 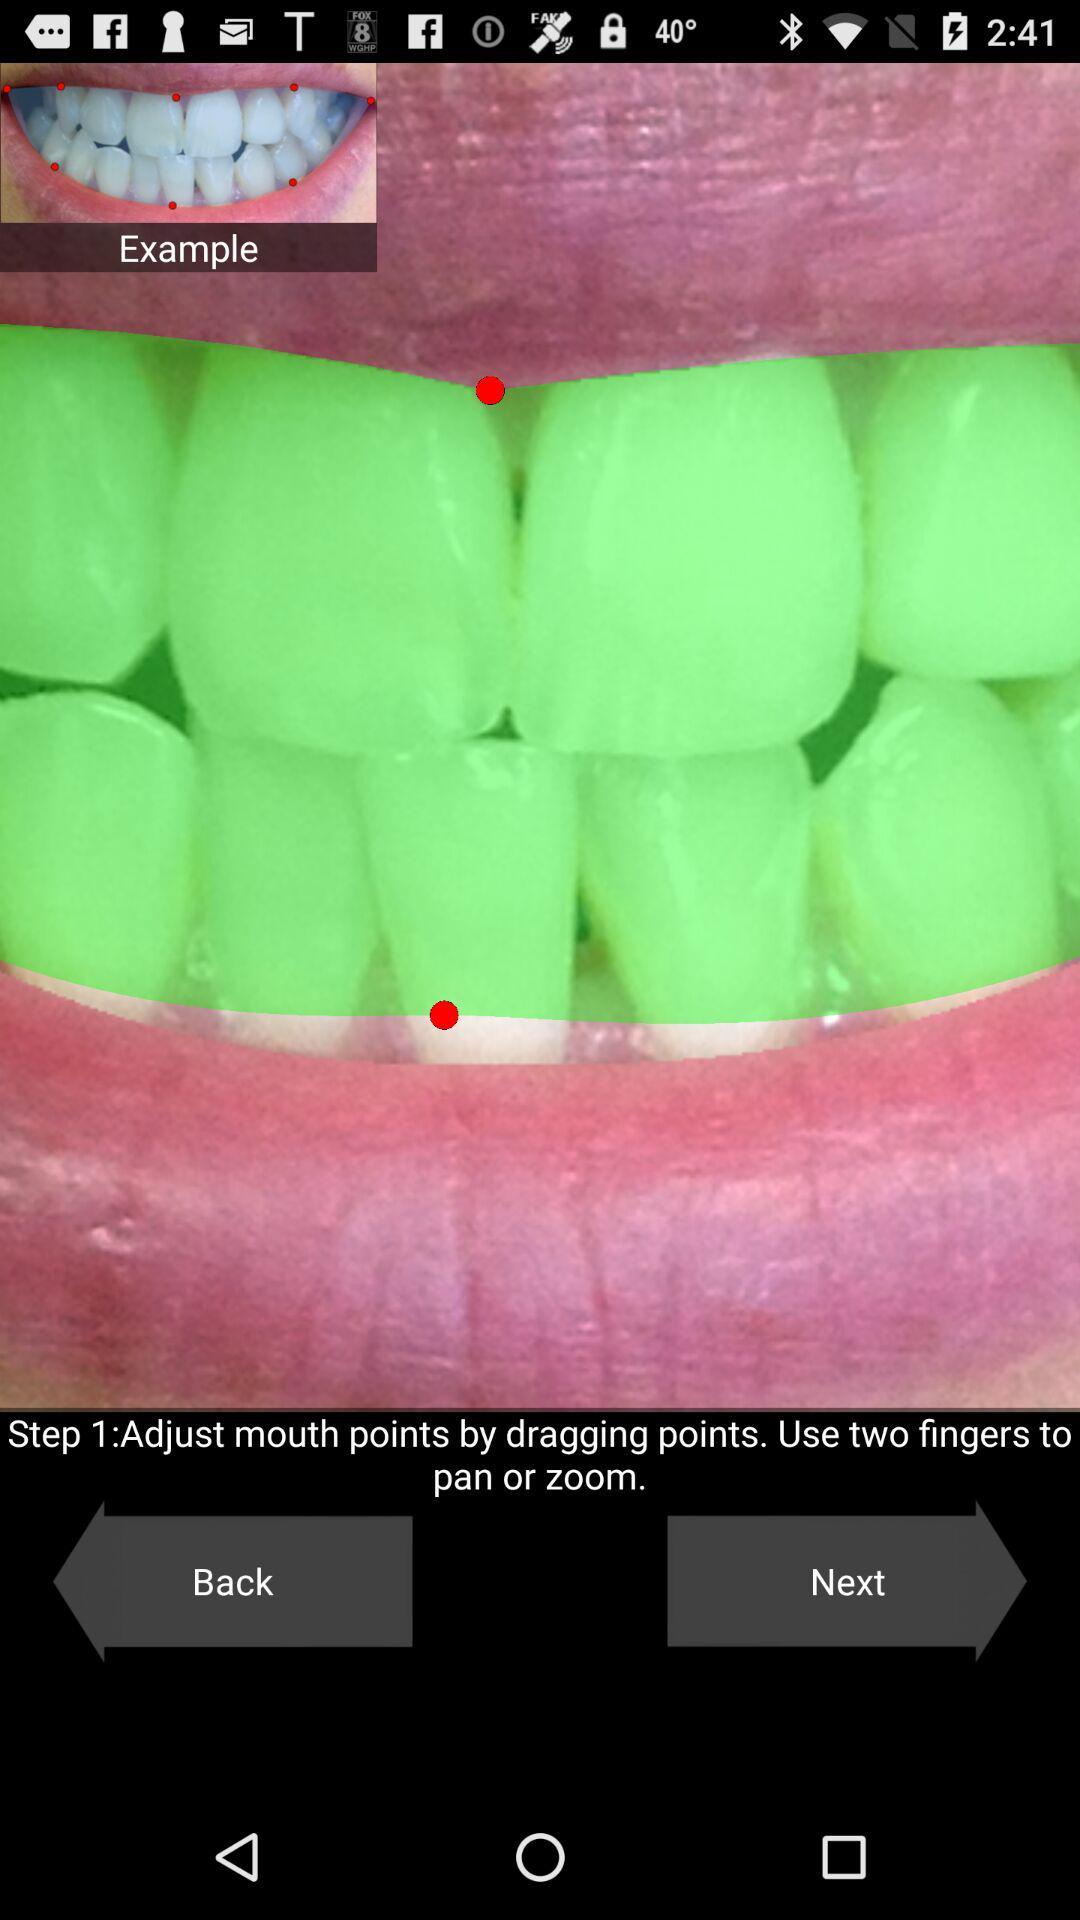 I want to click on next button, so click(x=847, y=1580).